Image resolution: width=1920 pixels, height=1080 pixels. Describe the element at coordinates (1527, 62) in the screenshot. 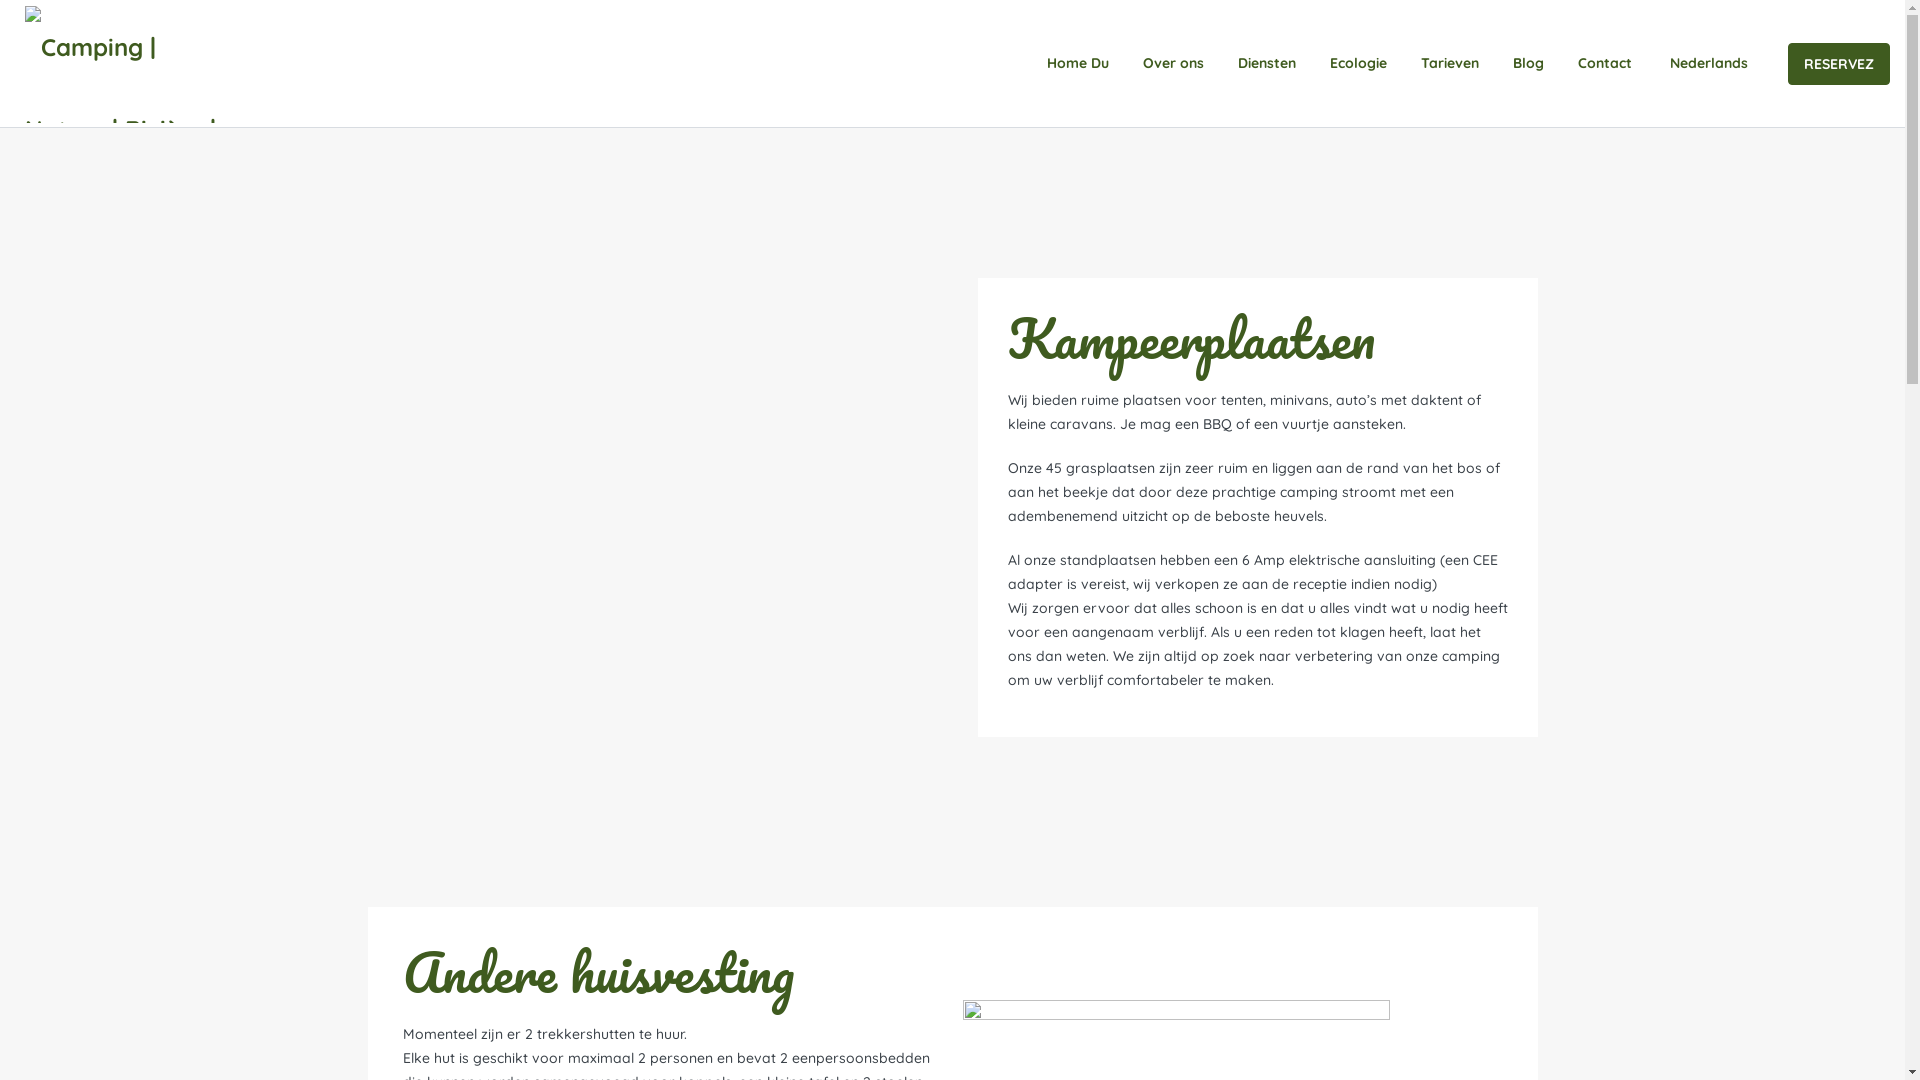

I see `'Blog'` at that location.